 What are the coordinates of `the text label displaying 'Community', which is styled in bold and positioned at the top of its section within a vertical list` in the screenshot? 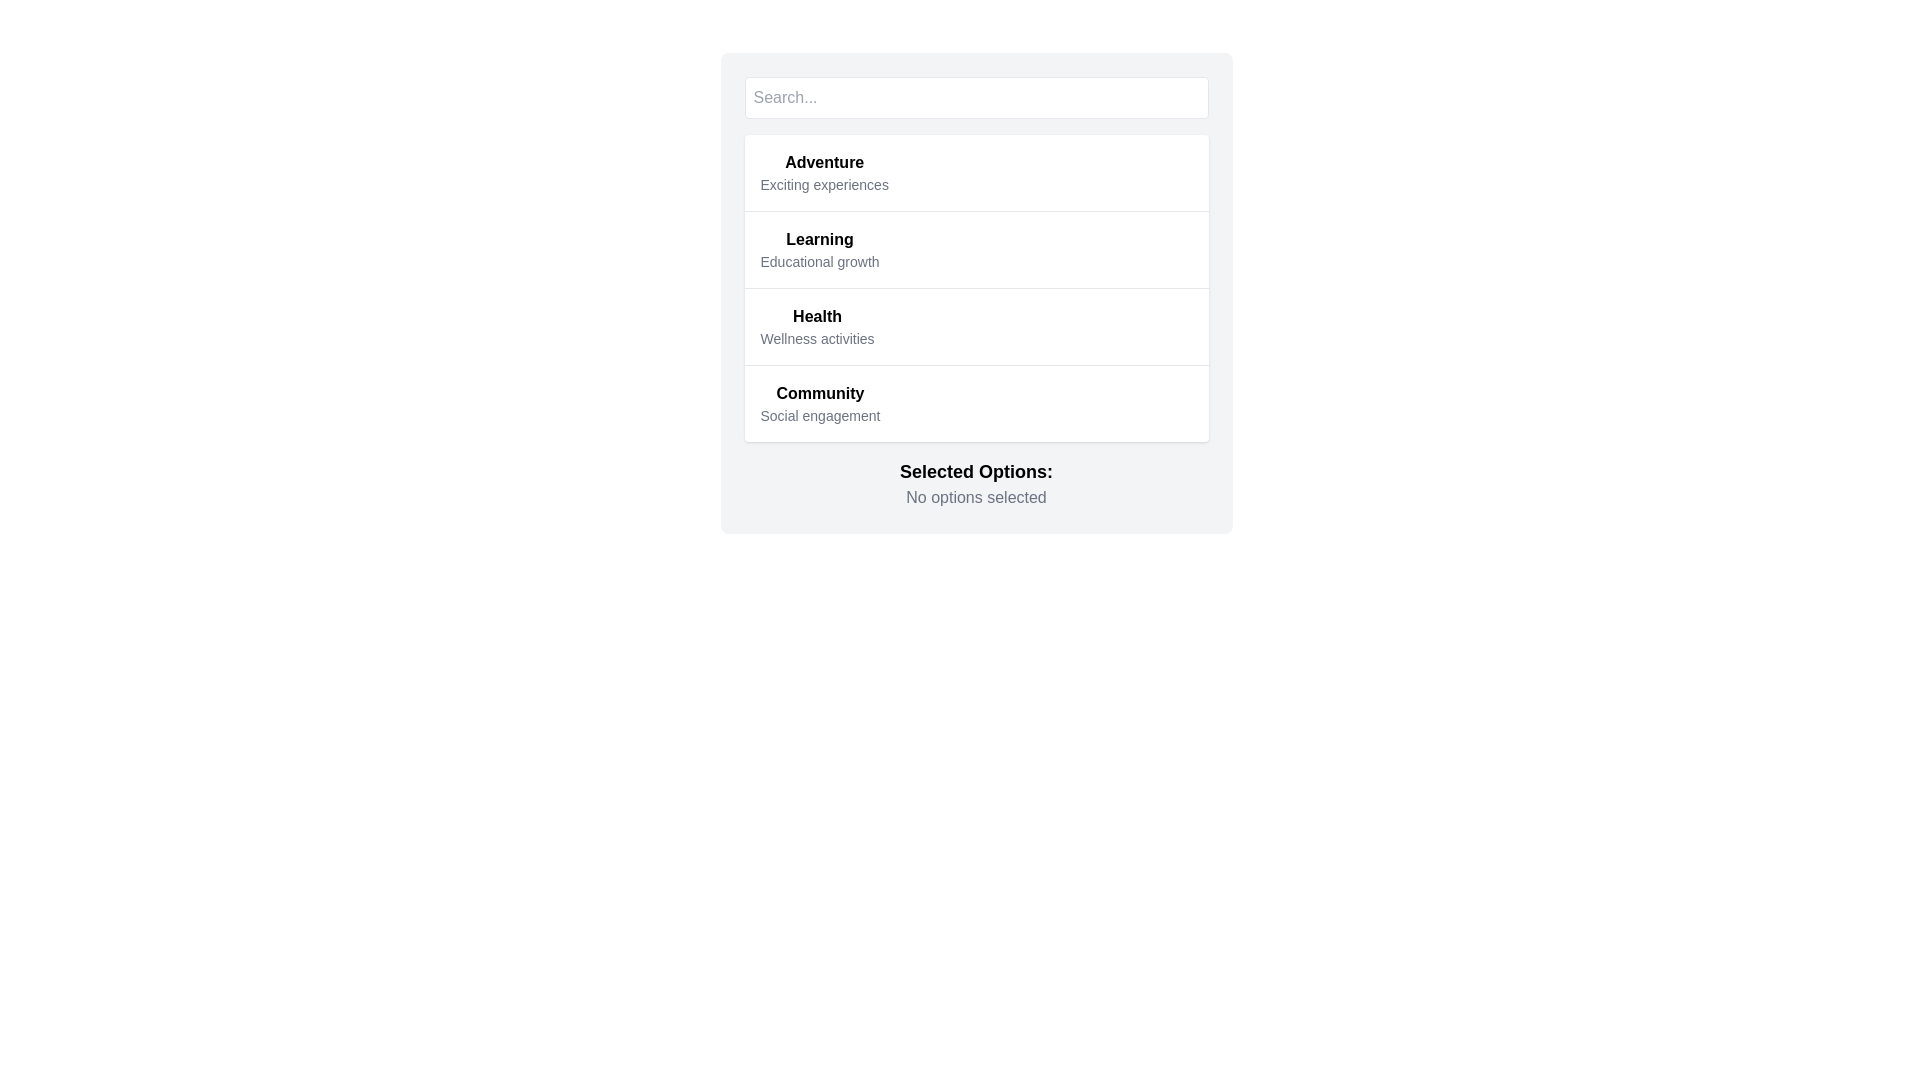 It's located at (820, 393).